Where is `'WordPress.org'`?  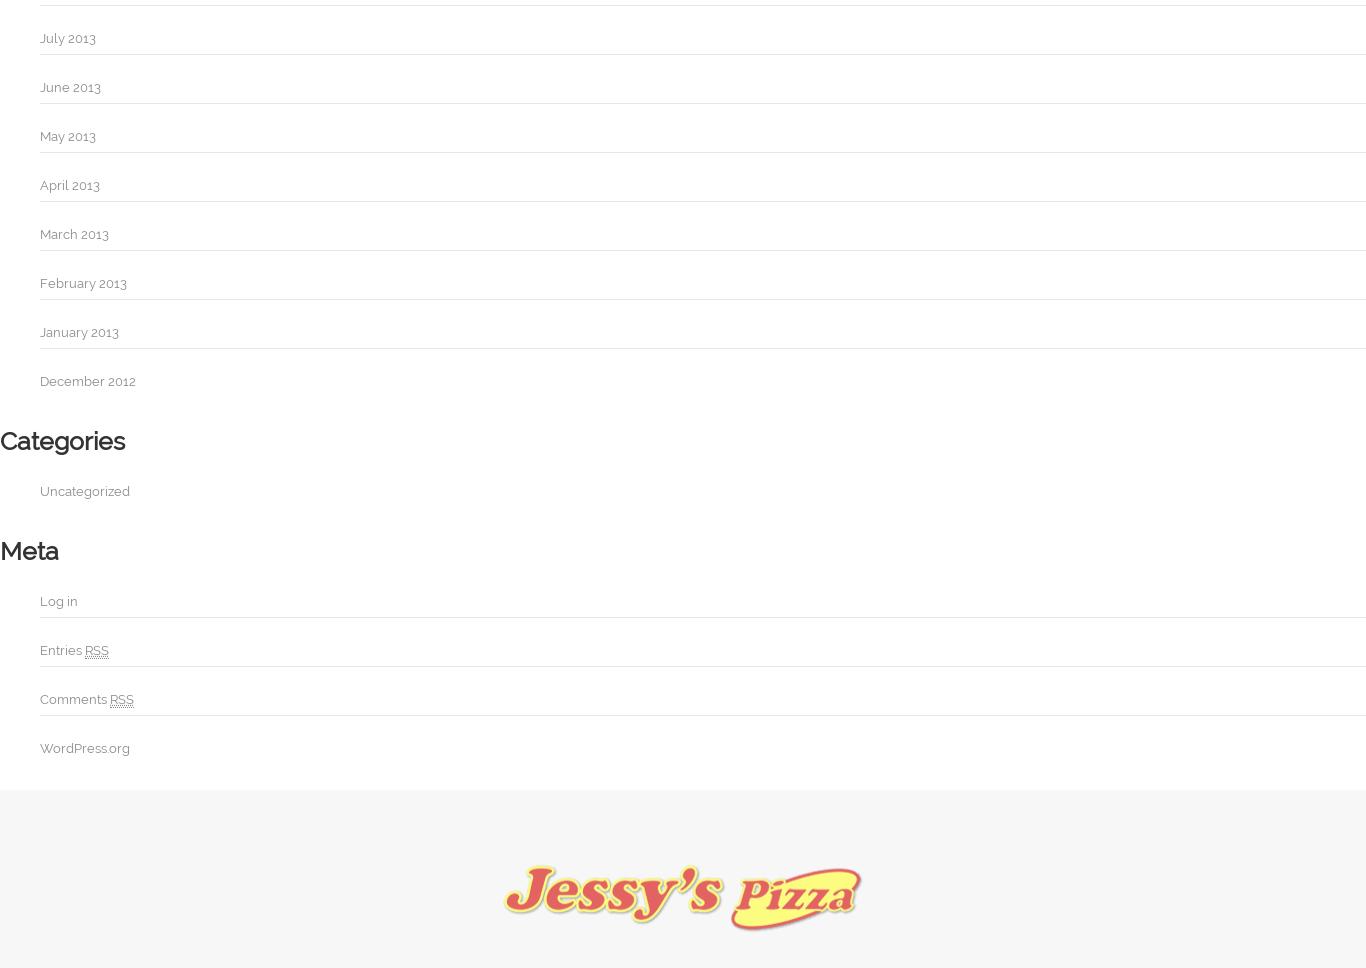 'WordPress.org' is located at coordinates (84, 748).